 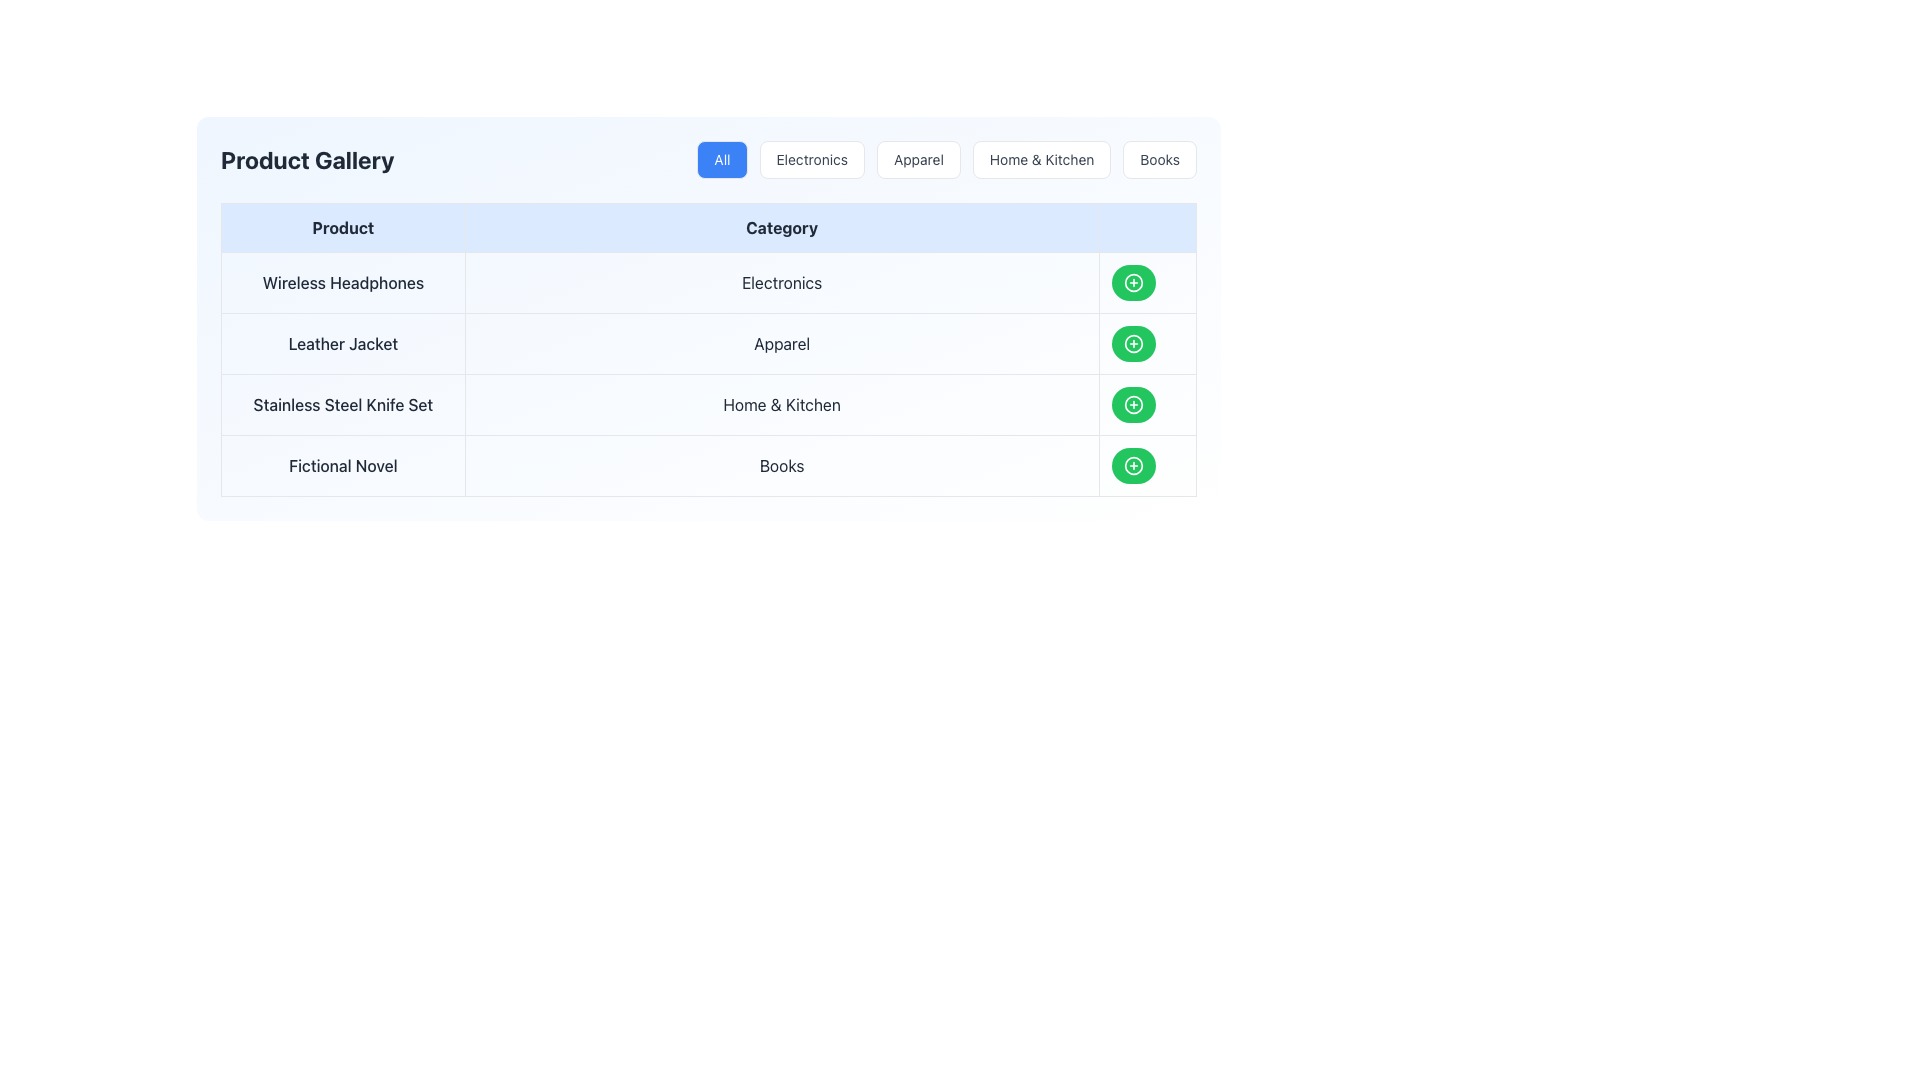 What do you see at coordinates (812, 158) in the screenshot?
I see `the 'Electronics' button, which is a rectangular button with rounded edges, white background, and gray text, located near the top of the interface above the 'Product Gallery' table` at bounding box center [812, 158].